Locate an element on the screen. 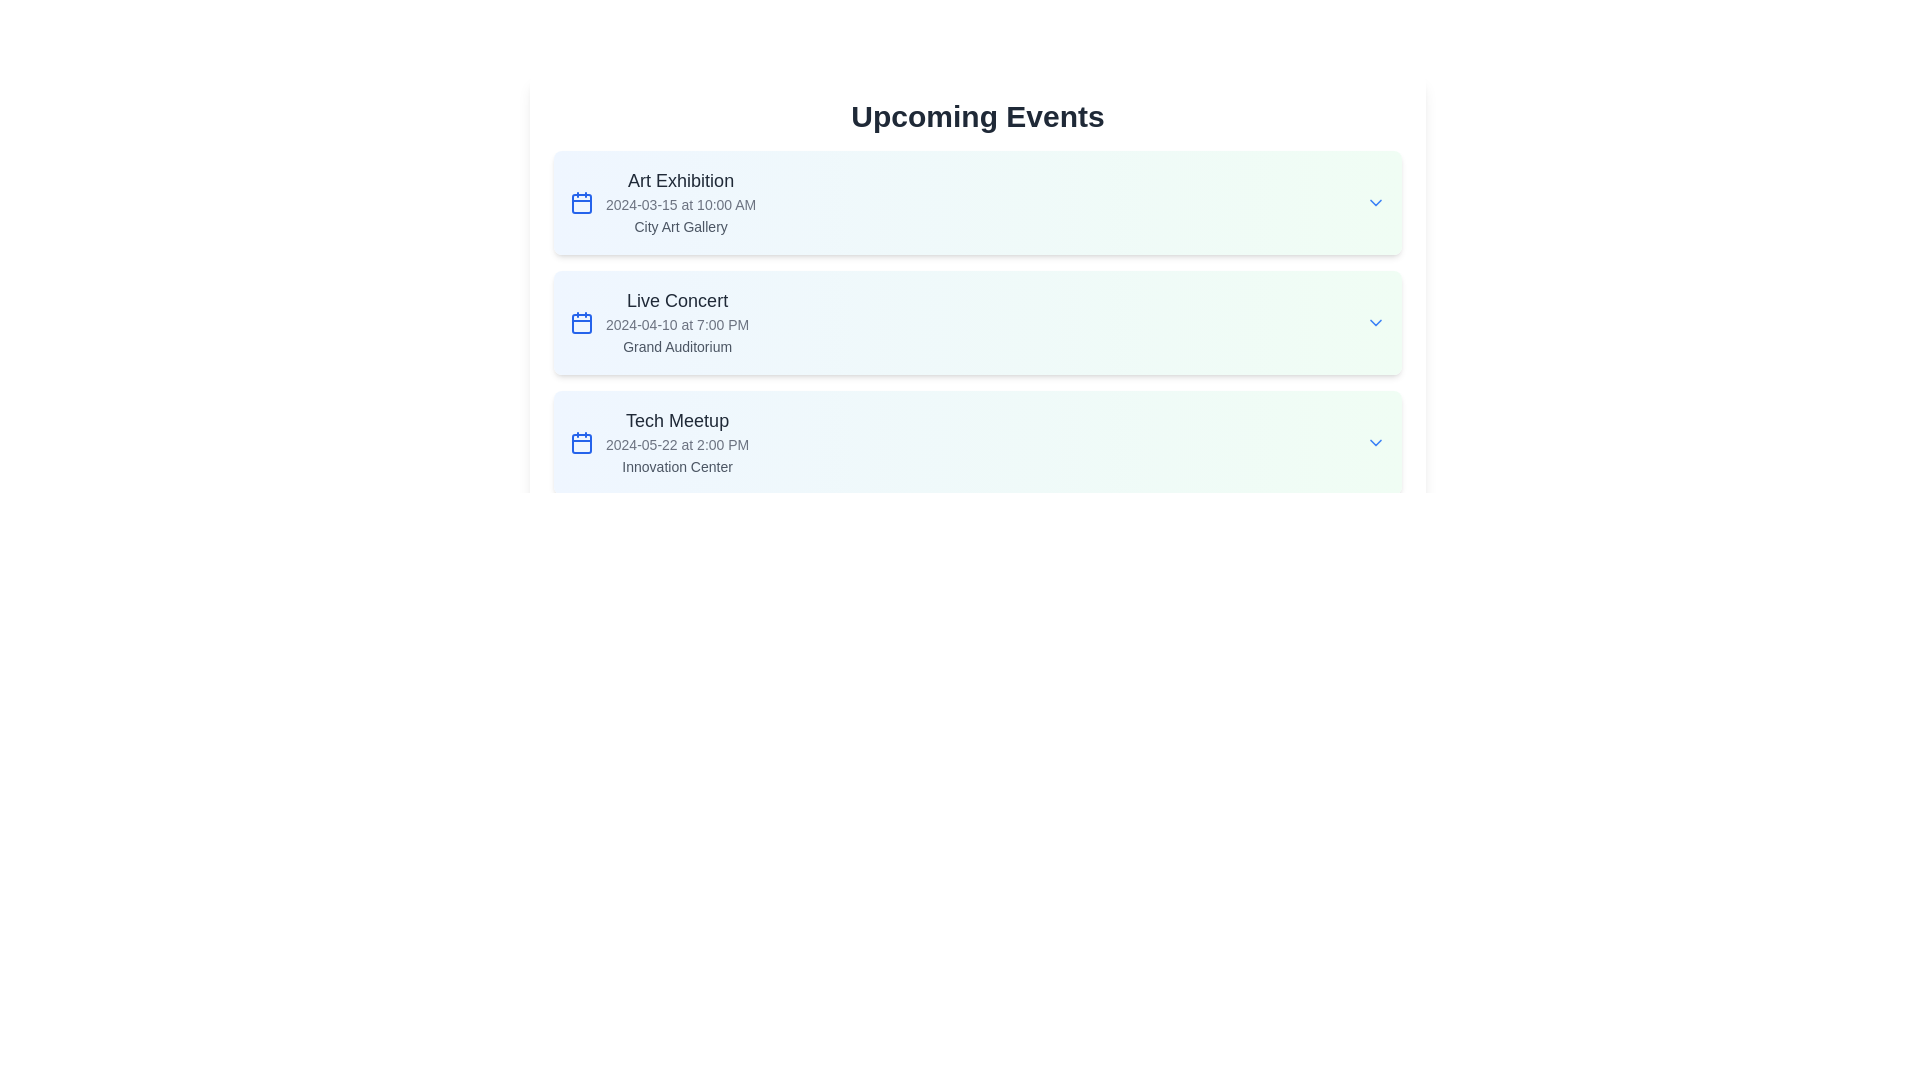  the date-related icon located inside the 'Live Concert' block, next to '2024-04-10 at 7:00 PM' is located at coordinates (580, 322).